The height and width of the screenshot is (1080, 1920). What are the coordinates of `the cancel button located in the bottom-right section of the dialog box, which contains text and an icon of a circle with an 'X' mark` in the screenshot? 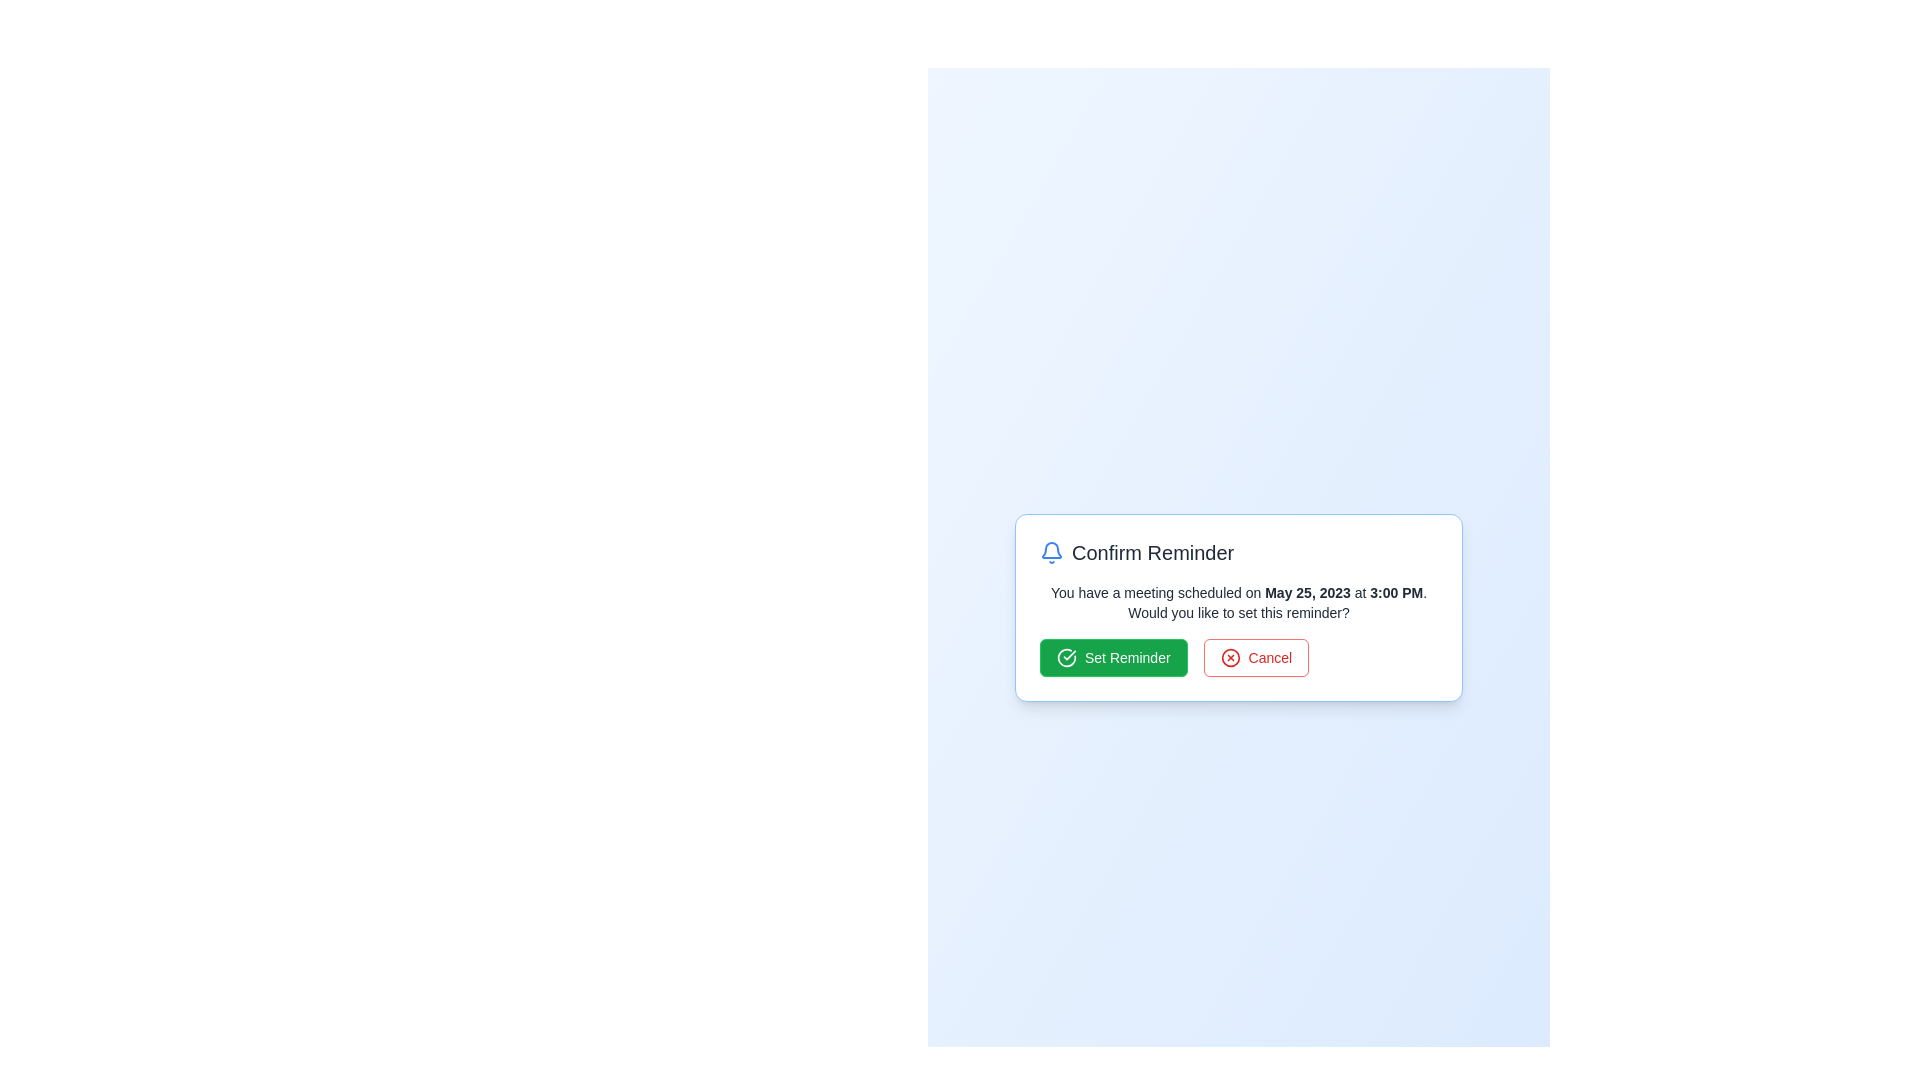 It's located at (1269, 658).